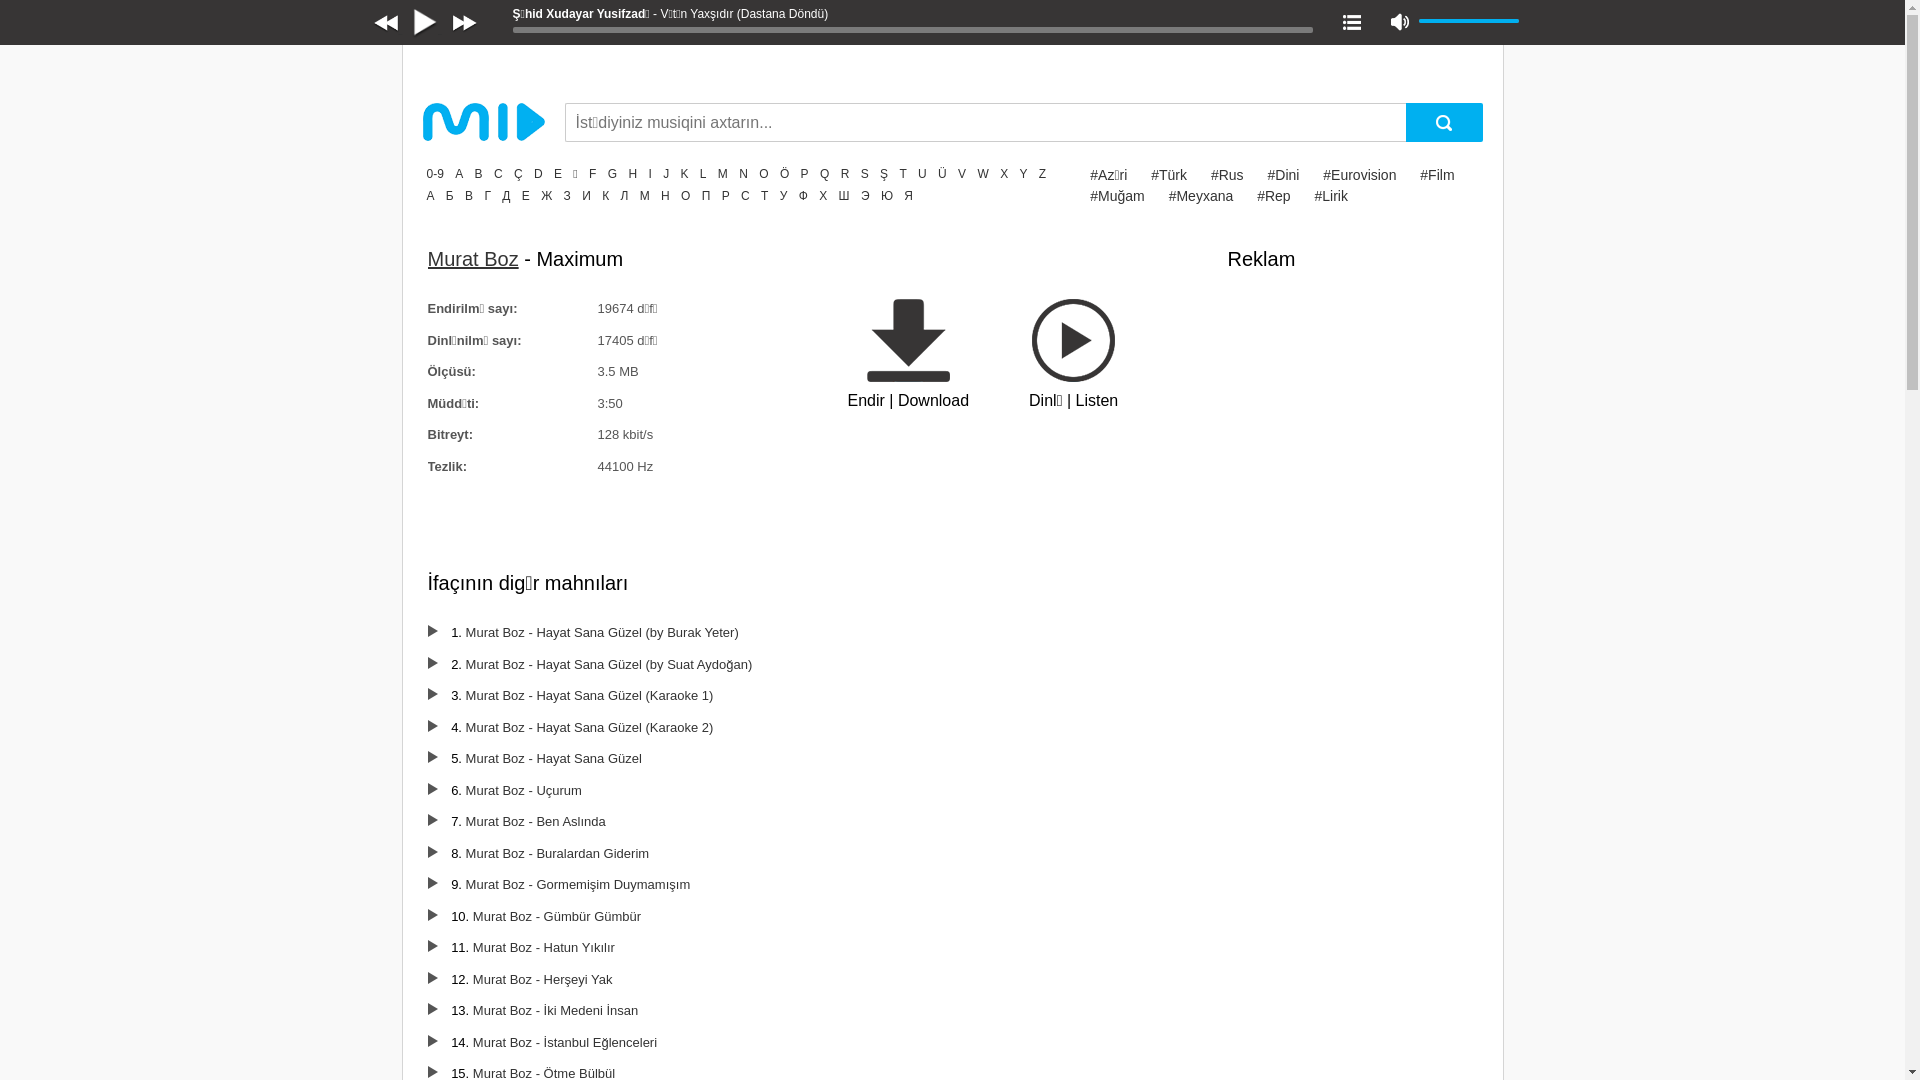 Image resolution: width=1920 pixels, height=1080 pixels. I want to click on 'P', so click(805, 172).